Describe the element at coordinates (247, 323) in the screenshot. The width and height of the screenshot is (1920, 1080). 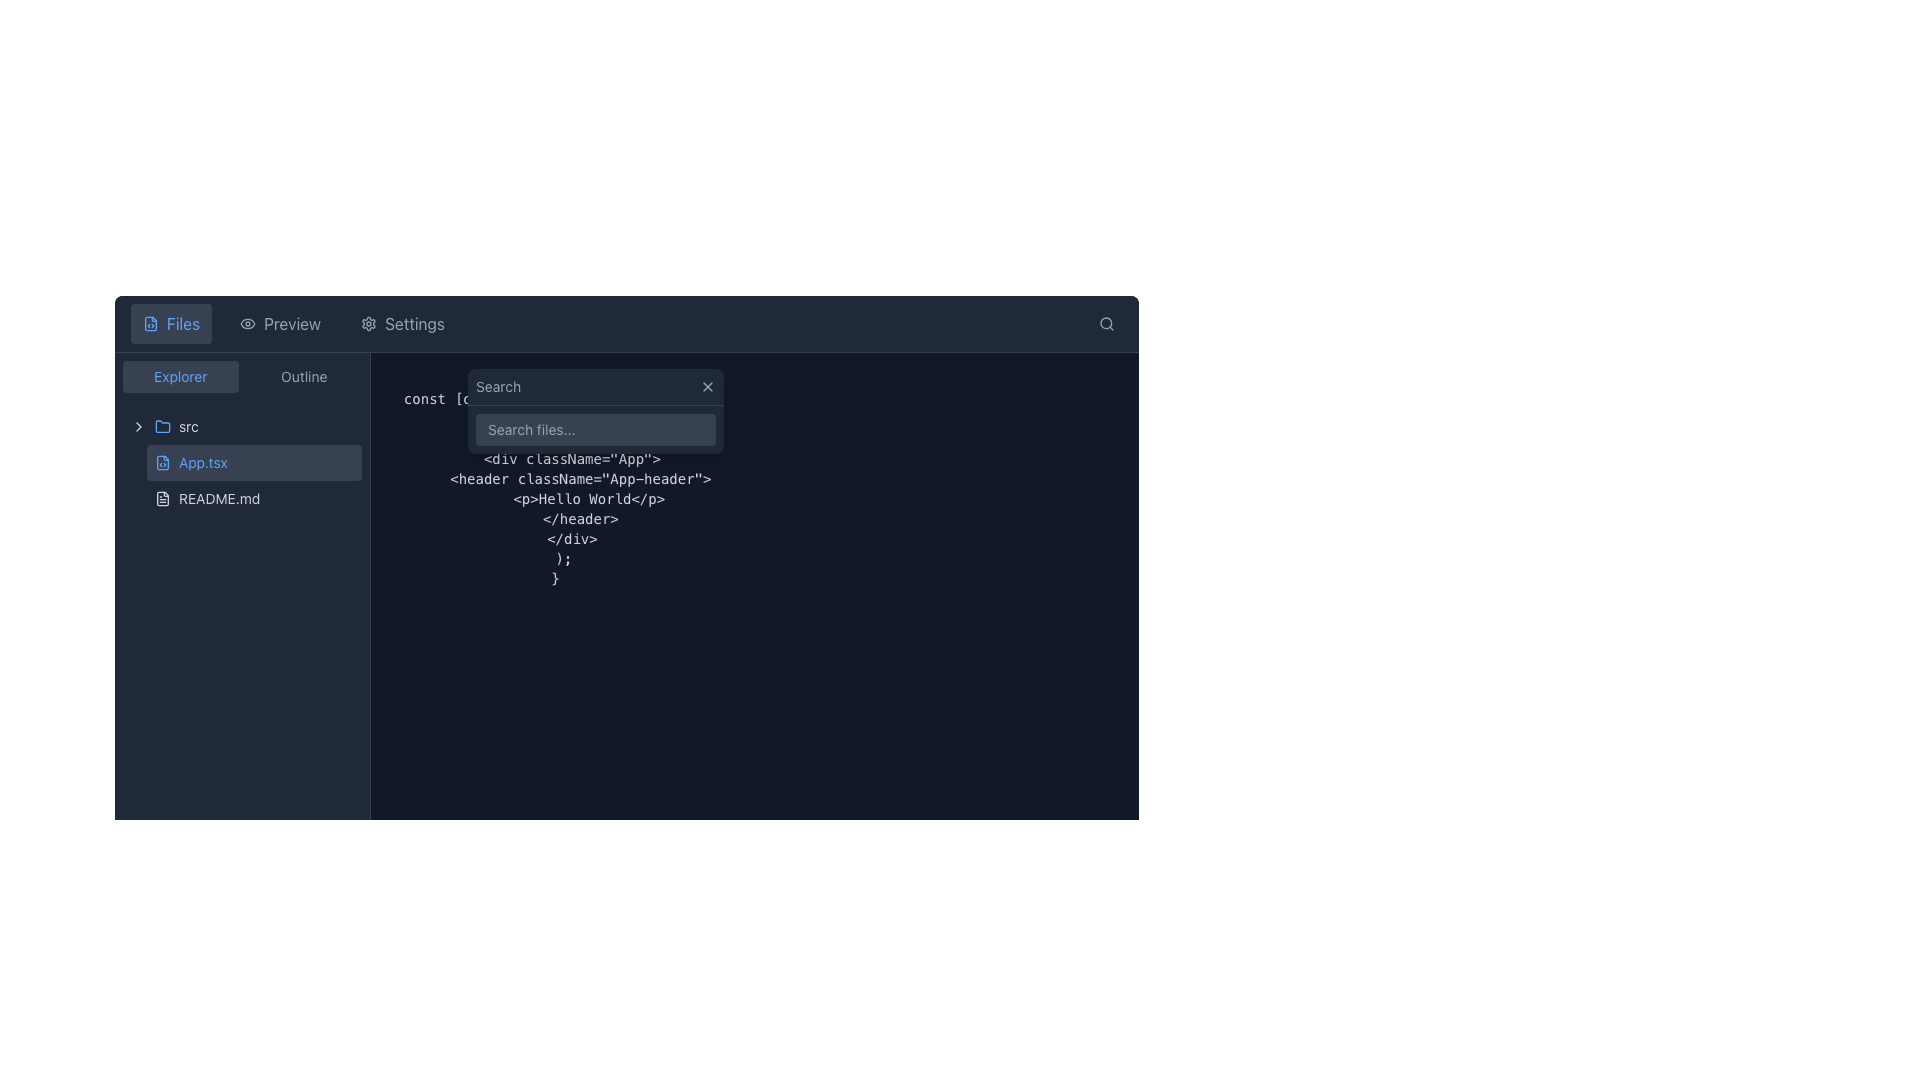
I see `the eye icon in the 'Preview' button located in the top bar of the interface` at that location.